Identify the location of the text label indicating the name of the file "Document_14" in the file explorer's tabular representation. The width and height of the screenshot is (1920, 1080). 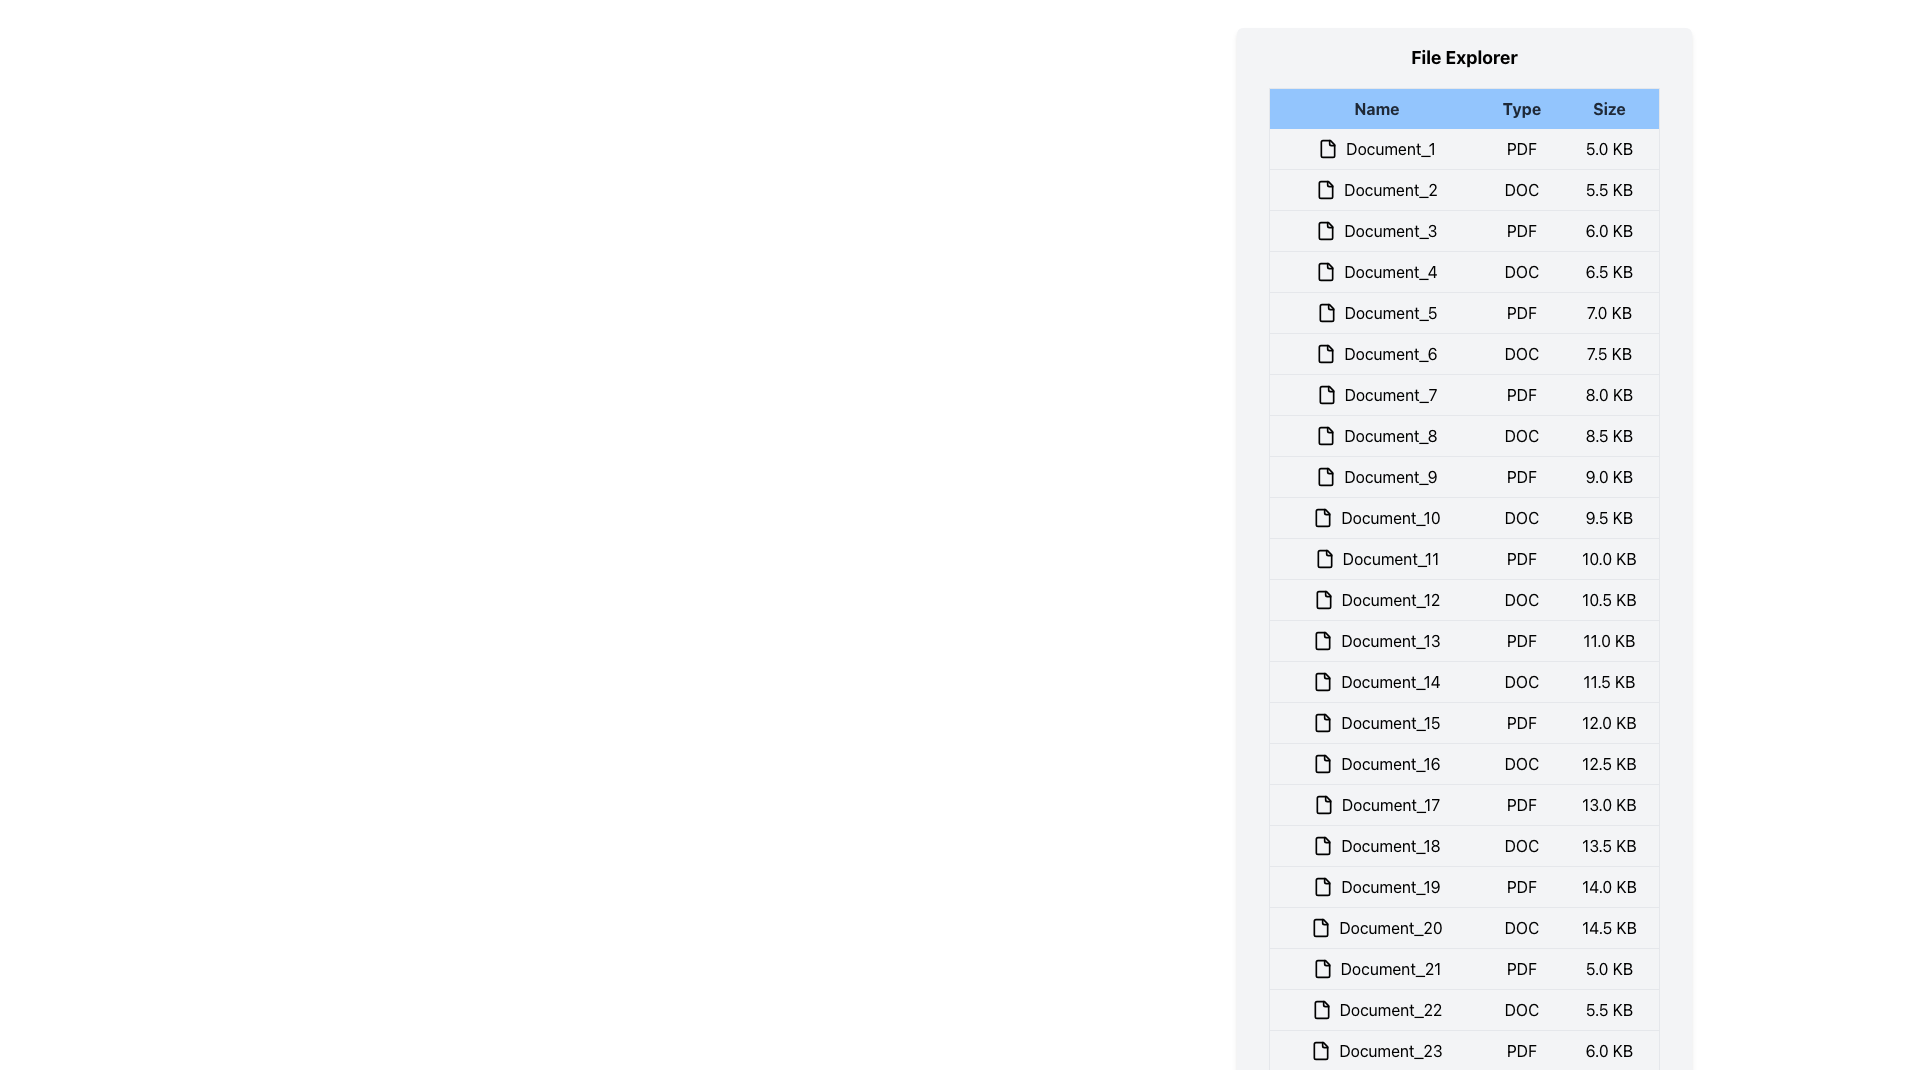
(1376, 681).